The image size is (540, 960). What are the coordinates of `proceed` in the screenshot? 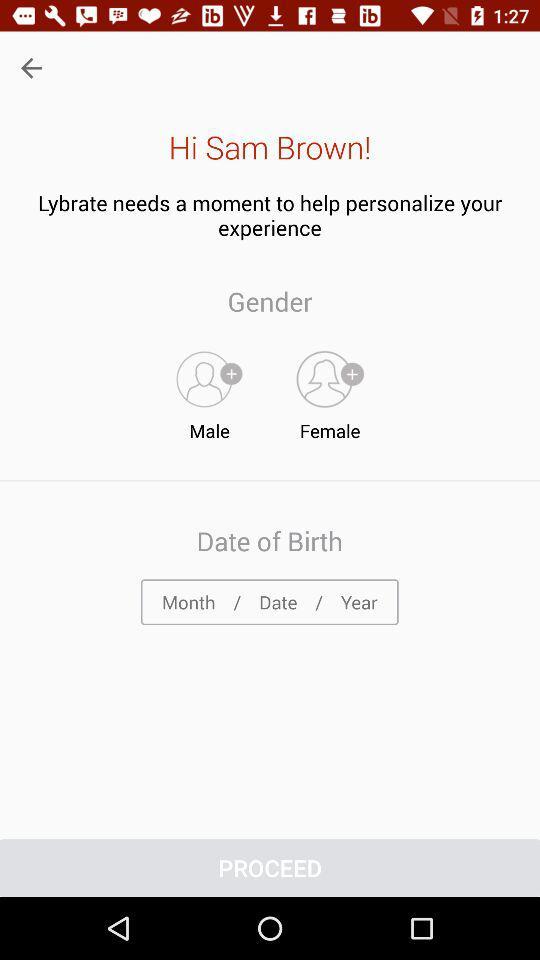 It's located at (270, 867).